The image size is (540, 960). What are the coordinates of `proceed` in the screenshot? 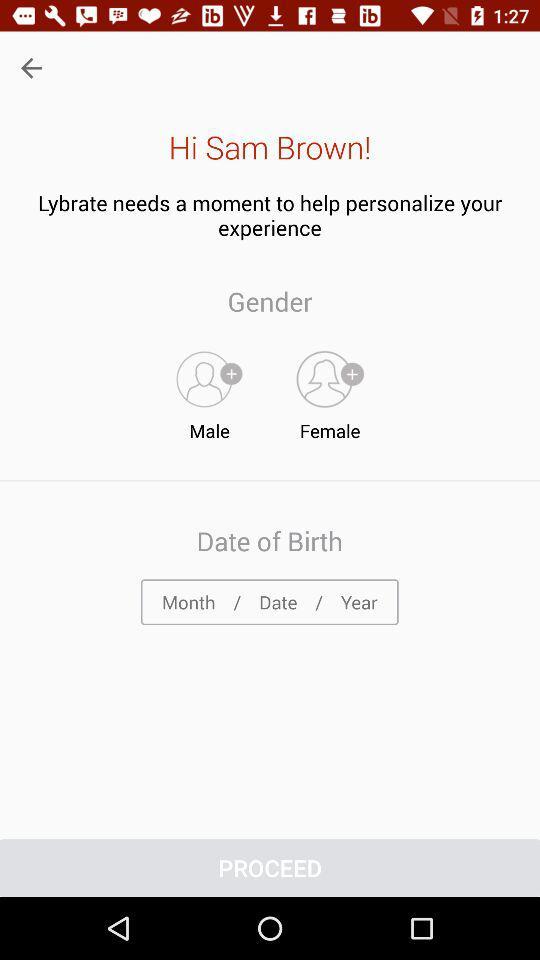 It's located at (270, 867).